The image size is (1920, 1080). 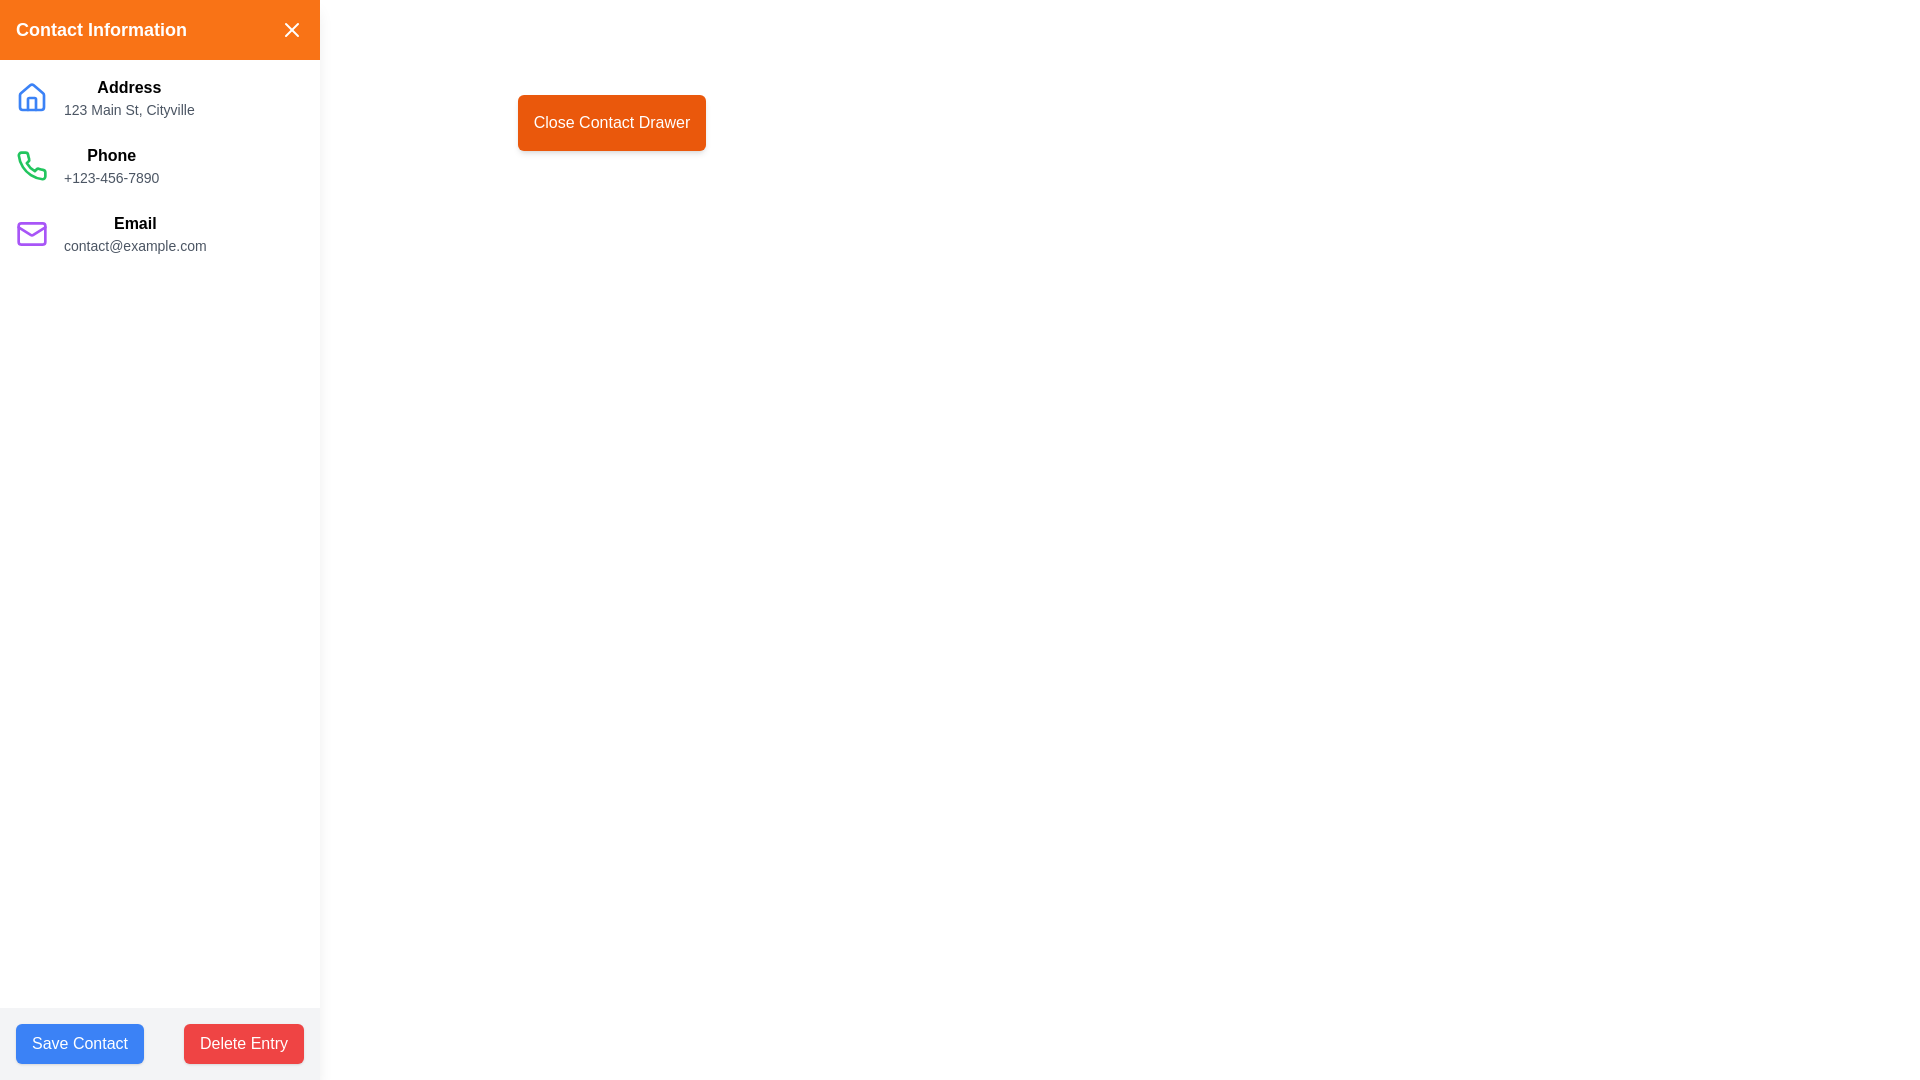 What do you see at coordinates (110, 176) in the screenshot?
I see `the phone number text located in the 'Contact Information' section, below the 'Phone' label and aligned with the green phone icon` at bounding box center [110, 176].